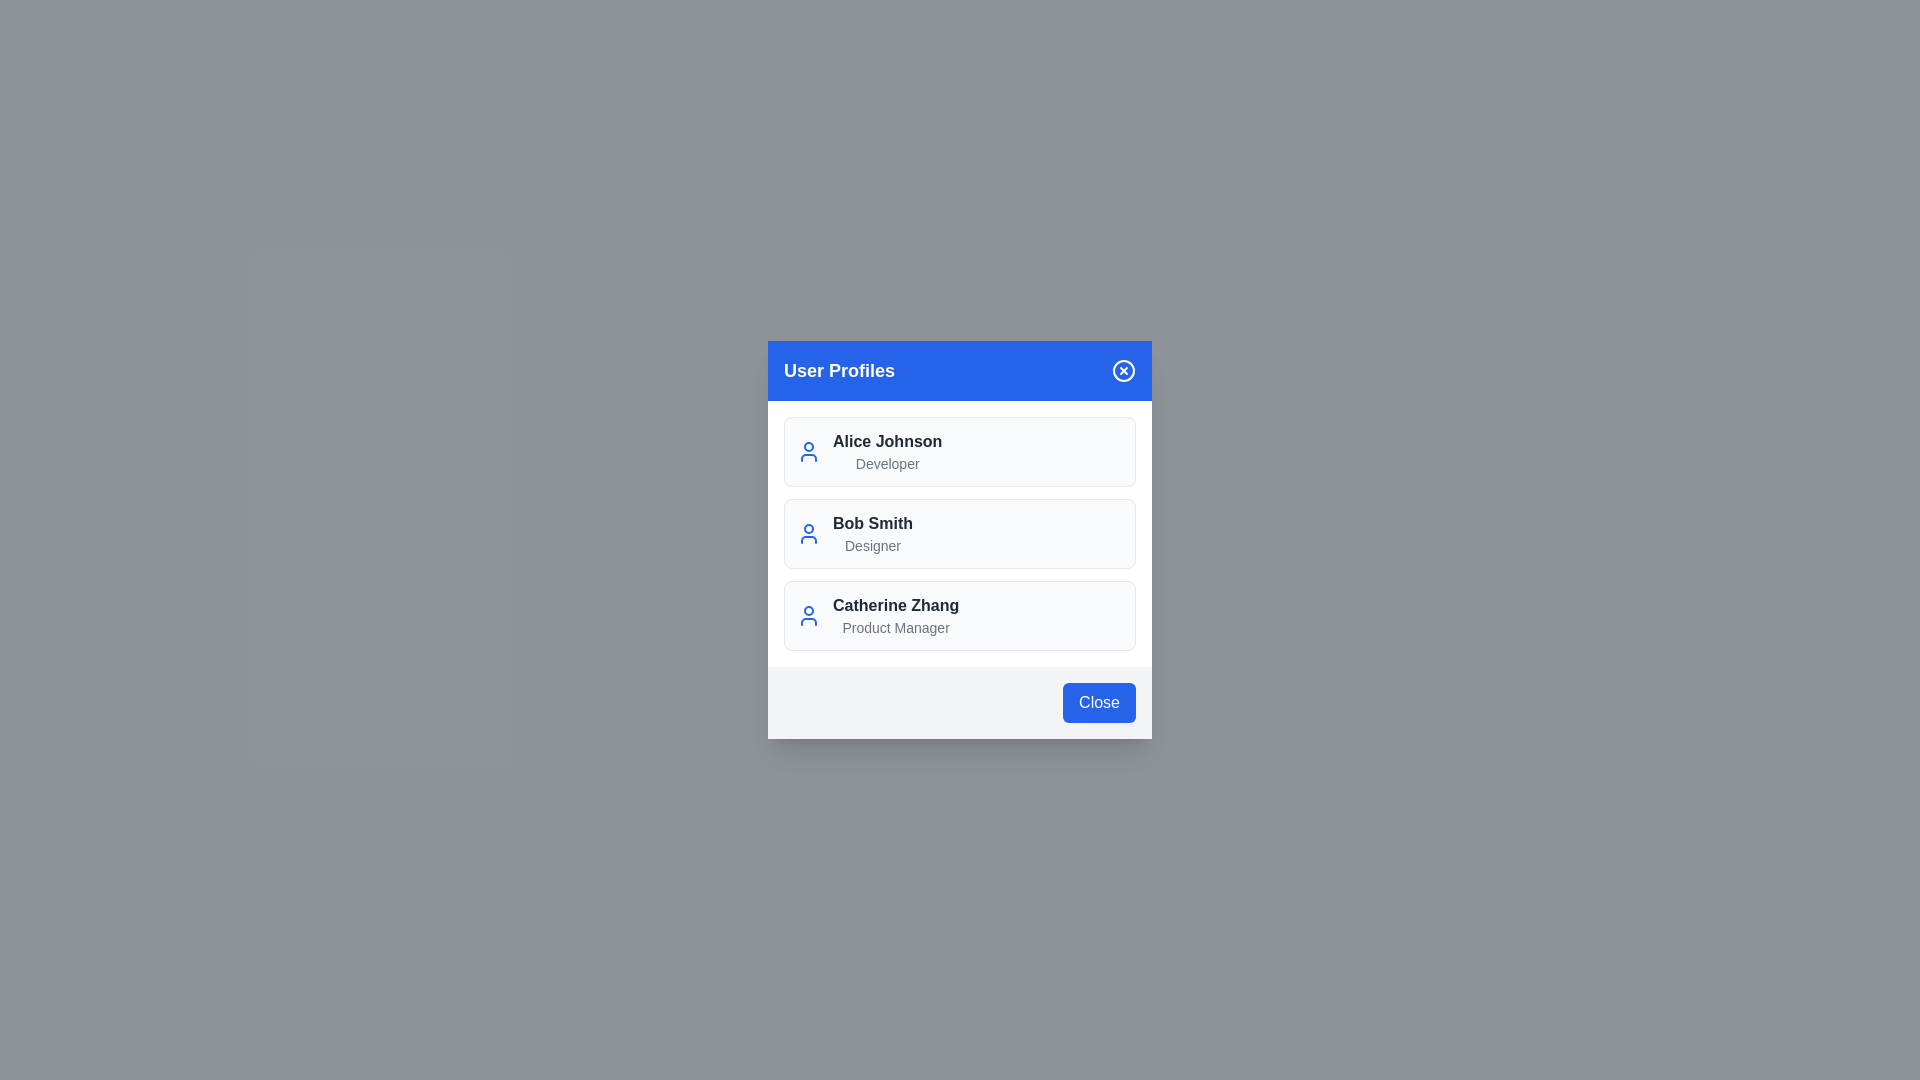 The width and height of the screenshot is (1920, 1080). What do you see at coordinates (960, 540) in the screenshot?
I see `the dialog's main area to focus it` at bounding box center [960, 540].